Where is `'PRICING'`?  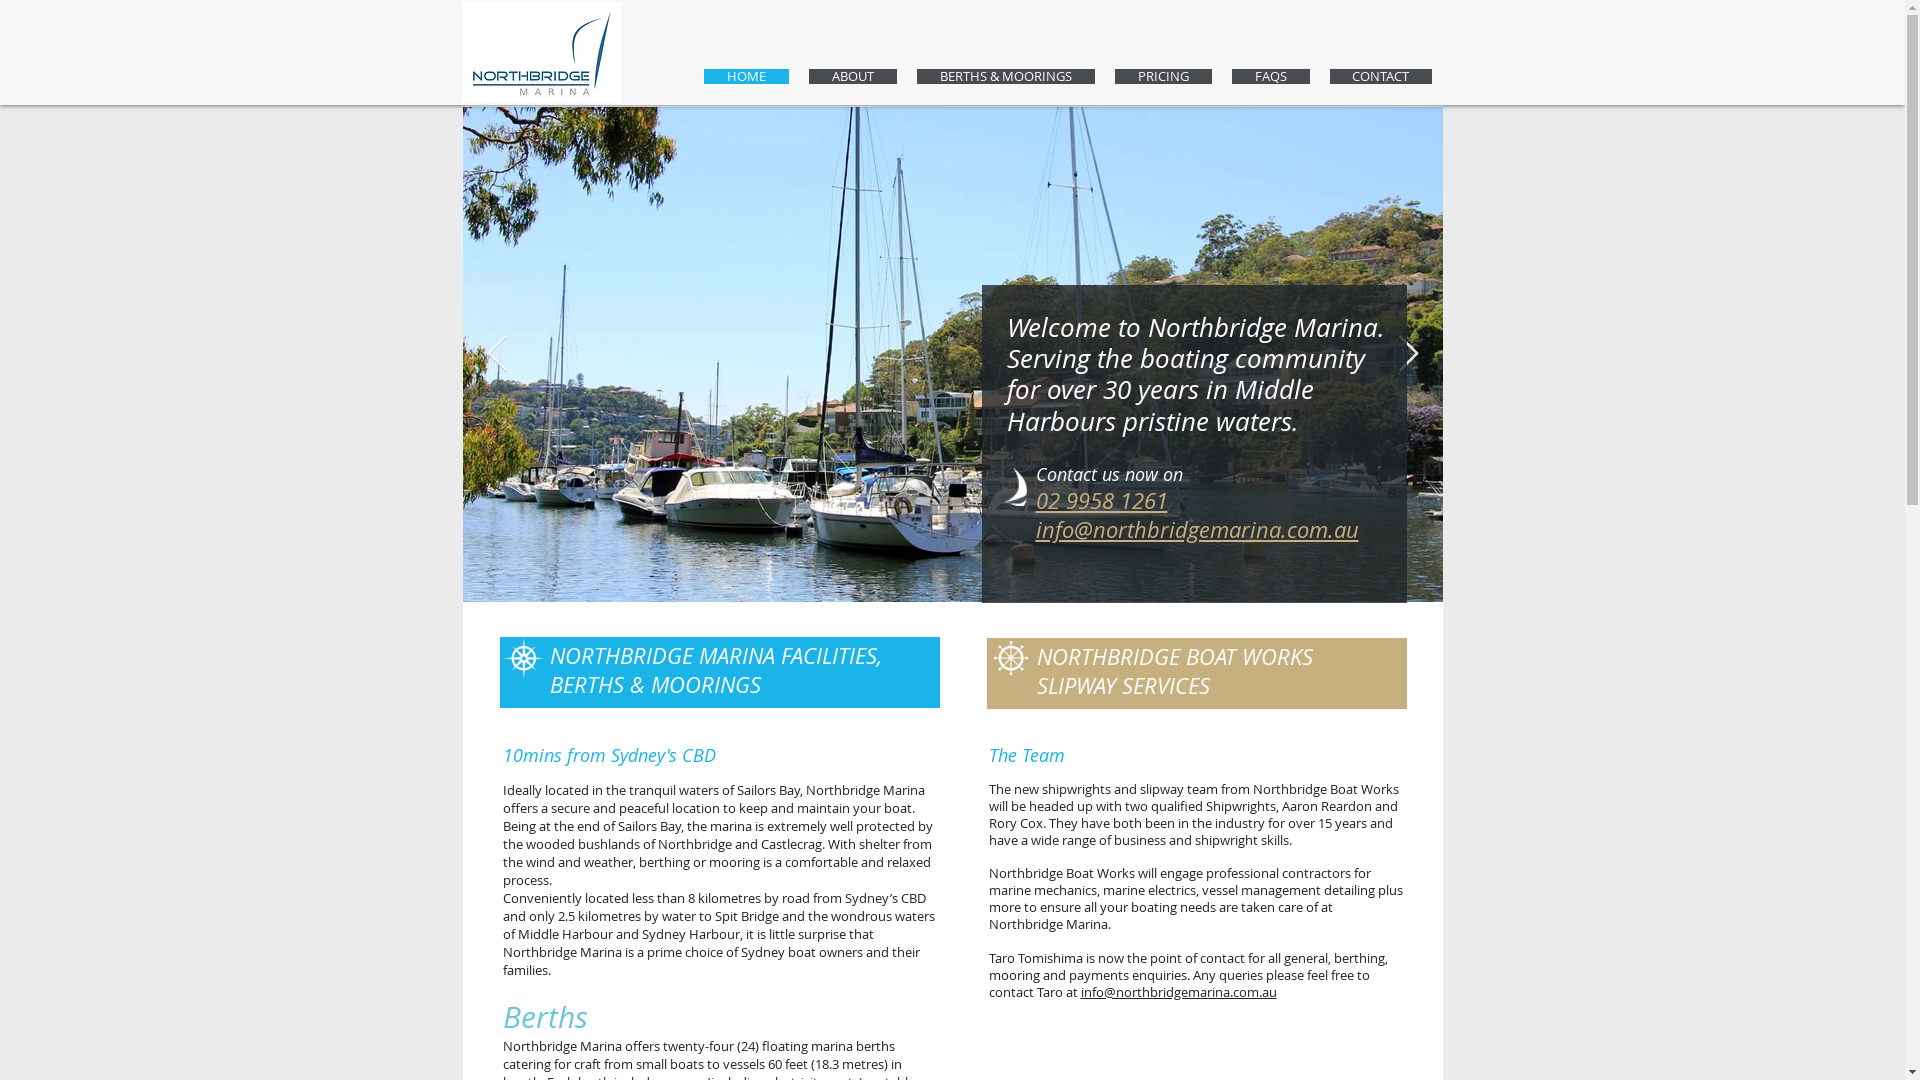
'PRICING' is located at coordinates (1162, 75).